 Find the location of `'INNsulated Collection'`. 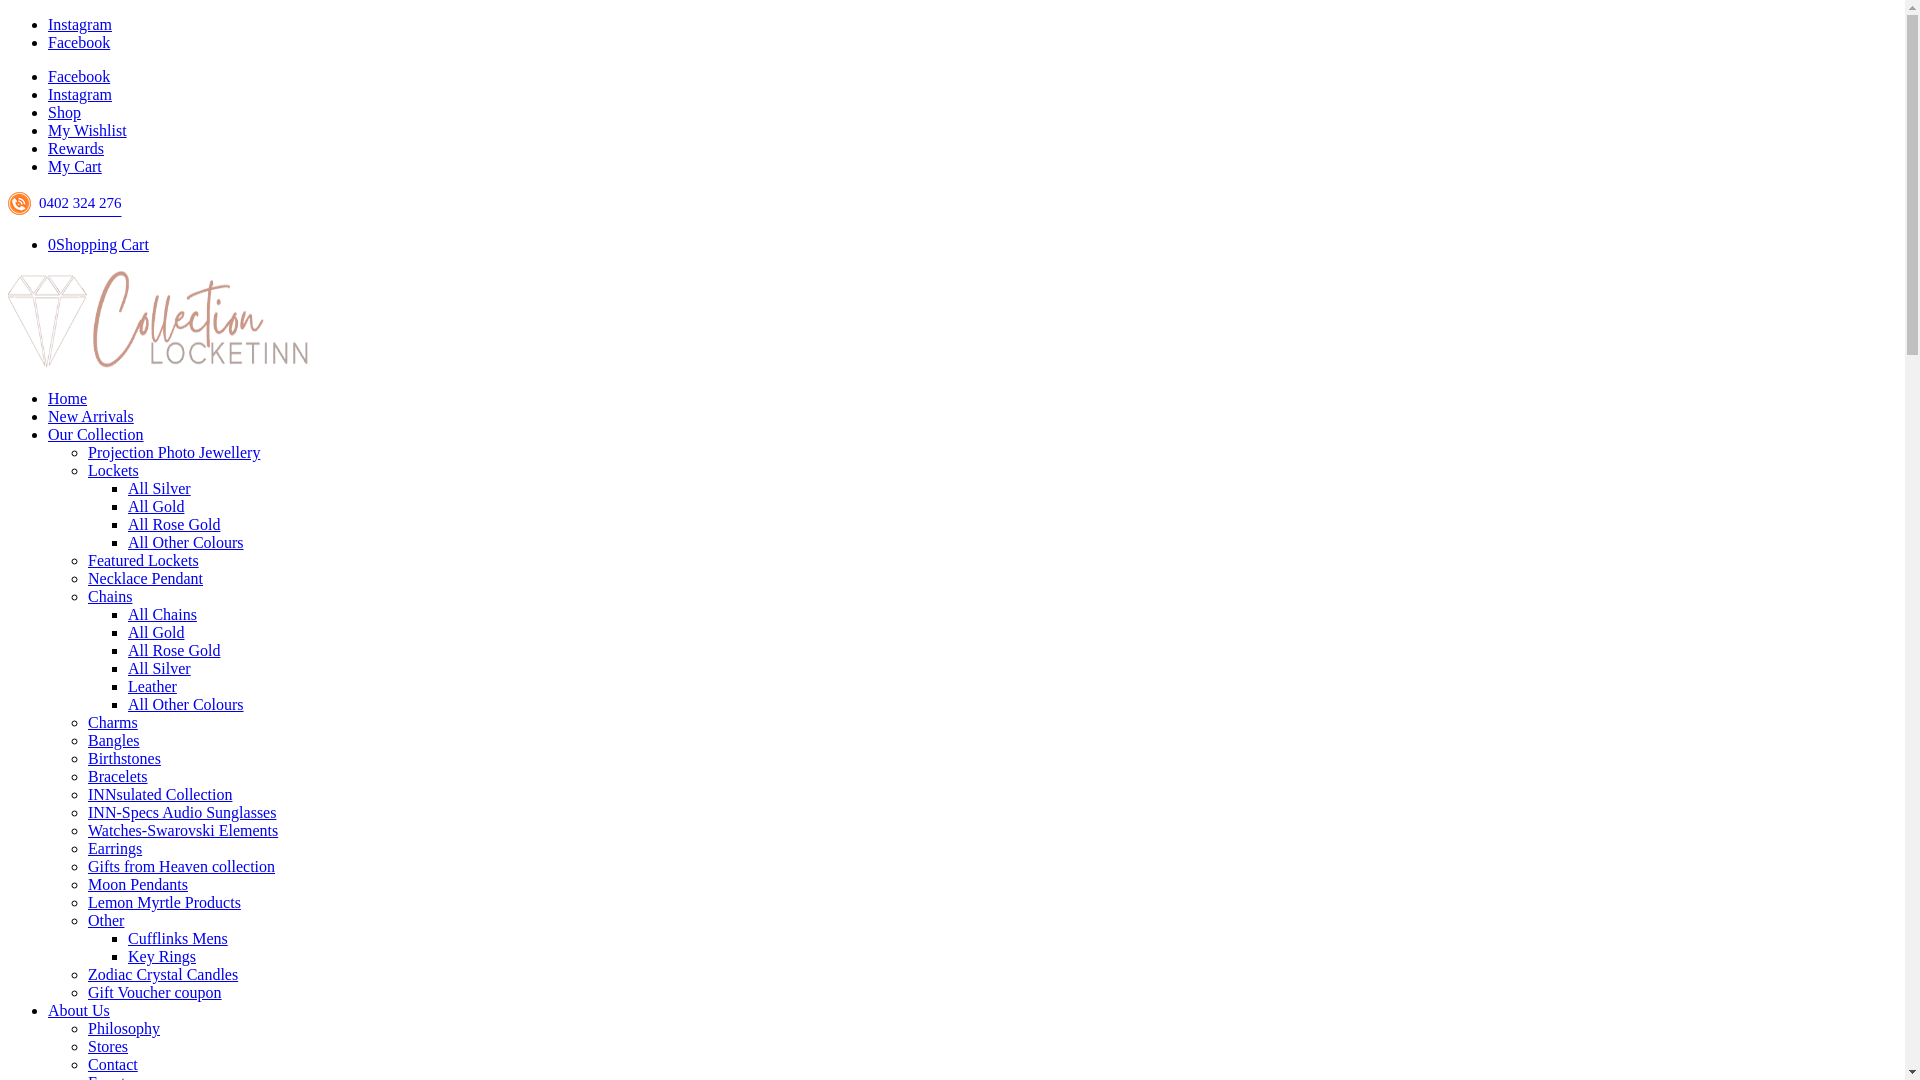

'INNsulated Collection' is located at coordinates (158, 793).